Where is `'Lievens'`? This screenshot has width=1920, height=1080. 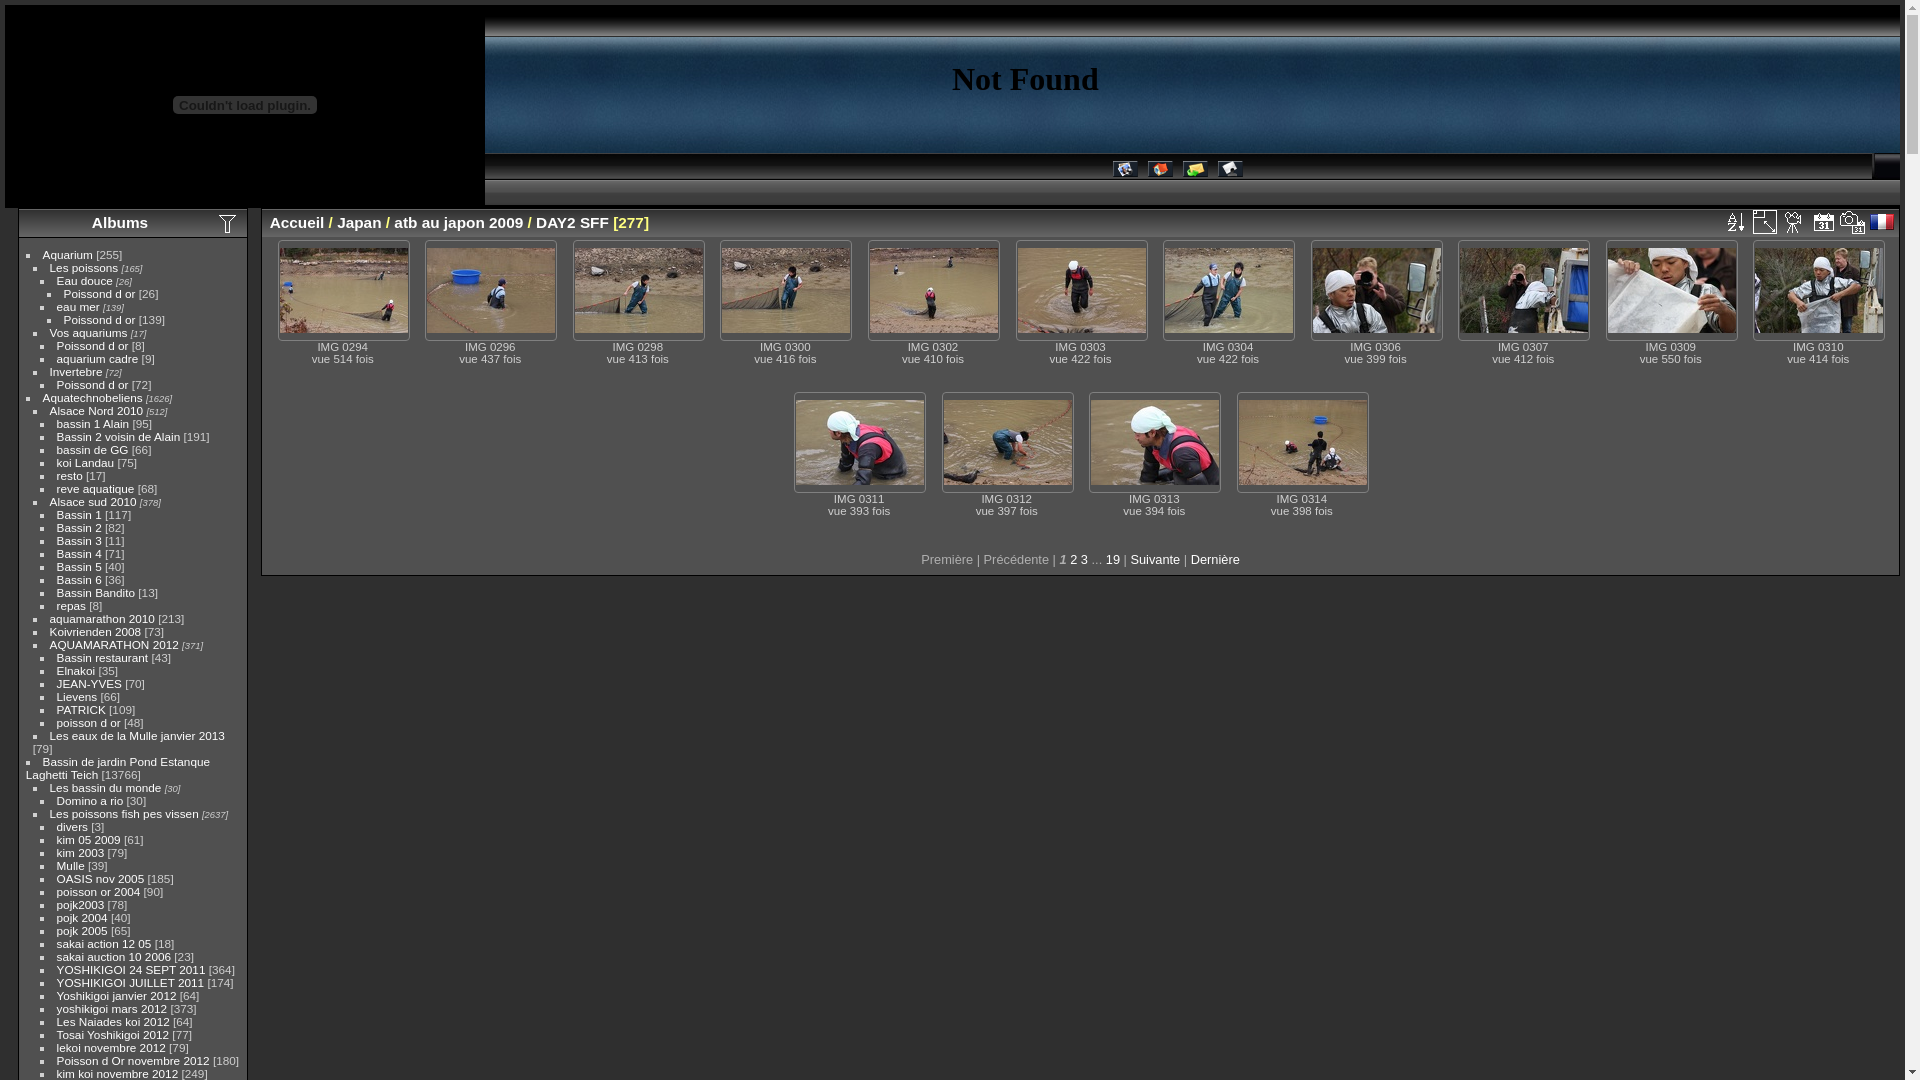
'Lievens' is located at coordinates (77, 695).